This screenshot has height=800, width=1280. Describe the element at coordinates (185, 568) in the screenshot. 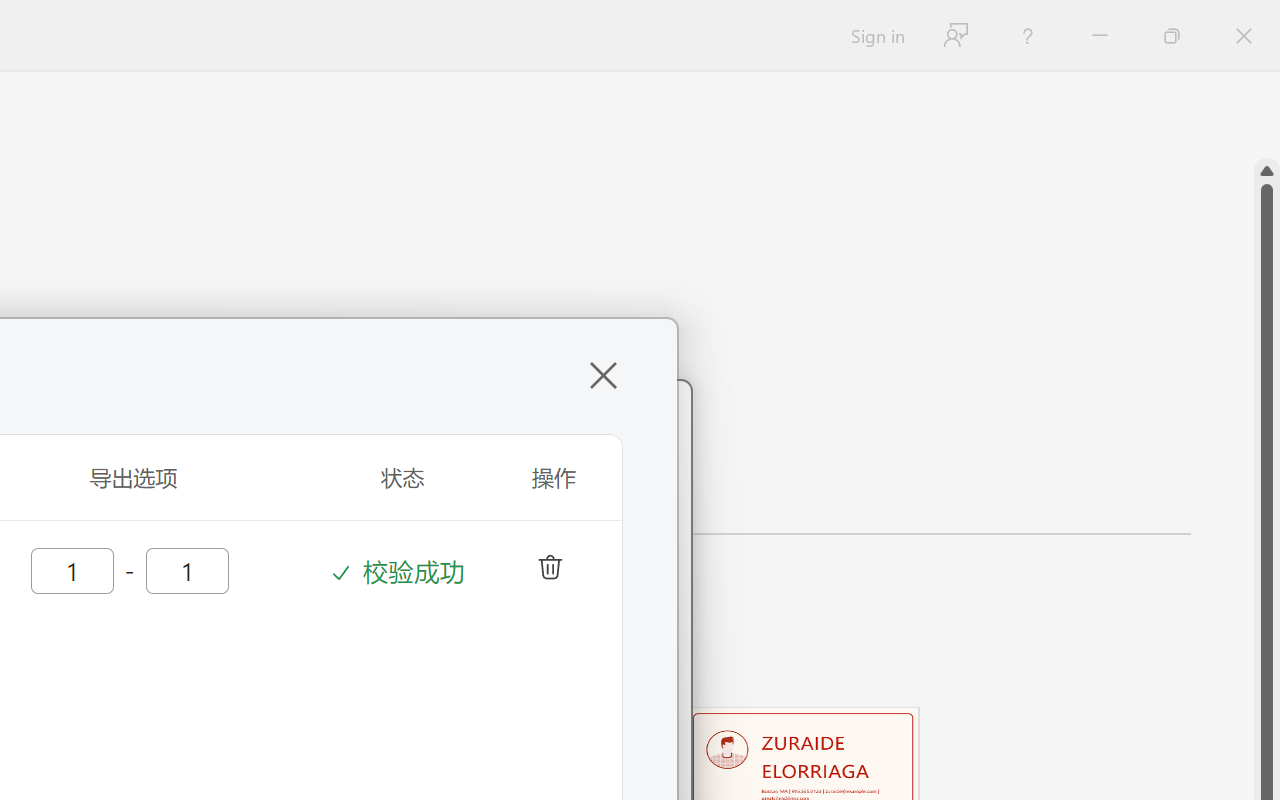

I see `'AutomationID: input44'` at that location.